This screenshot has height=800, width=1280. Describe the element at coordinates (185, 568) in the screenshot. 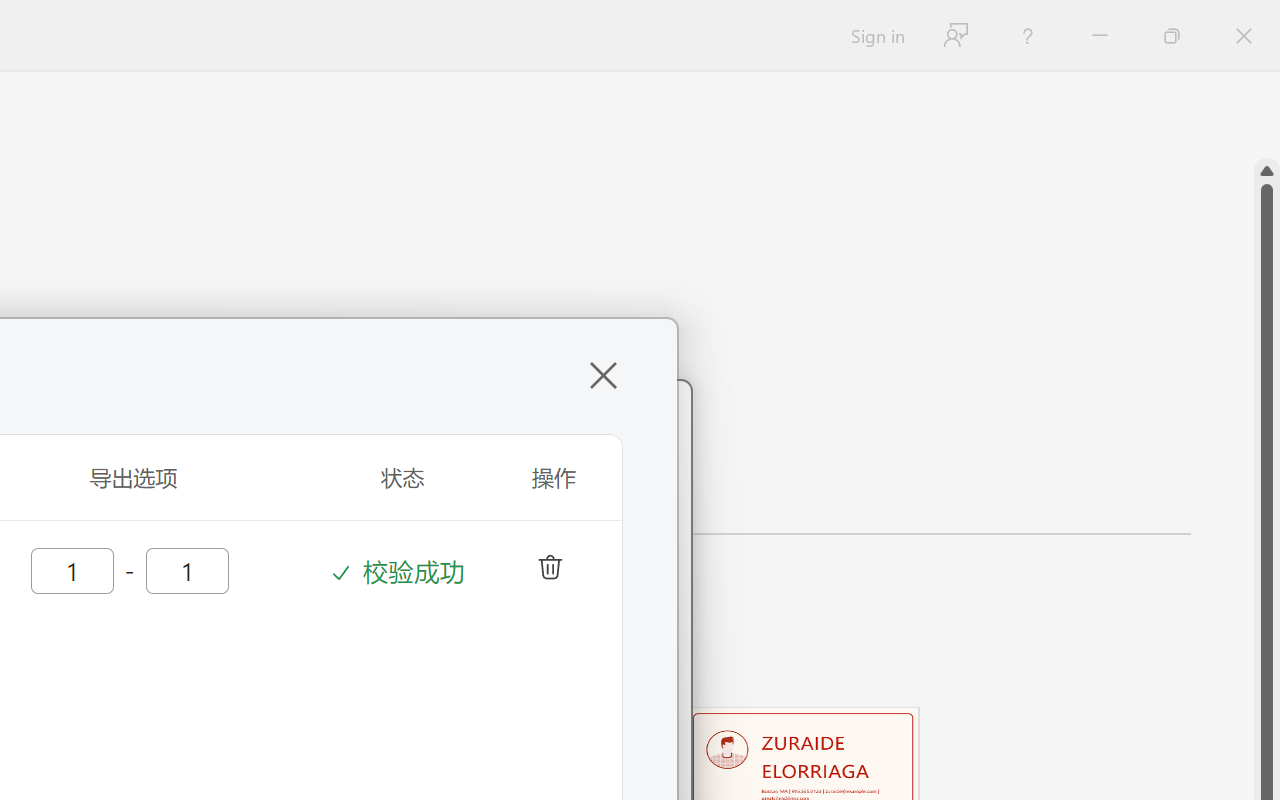

I see `'AutomationID: input44'` at that location.